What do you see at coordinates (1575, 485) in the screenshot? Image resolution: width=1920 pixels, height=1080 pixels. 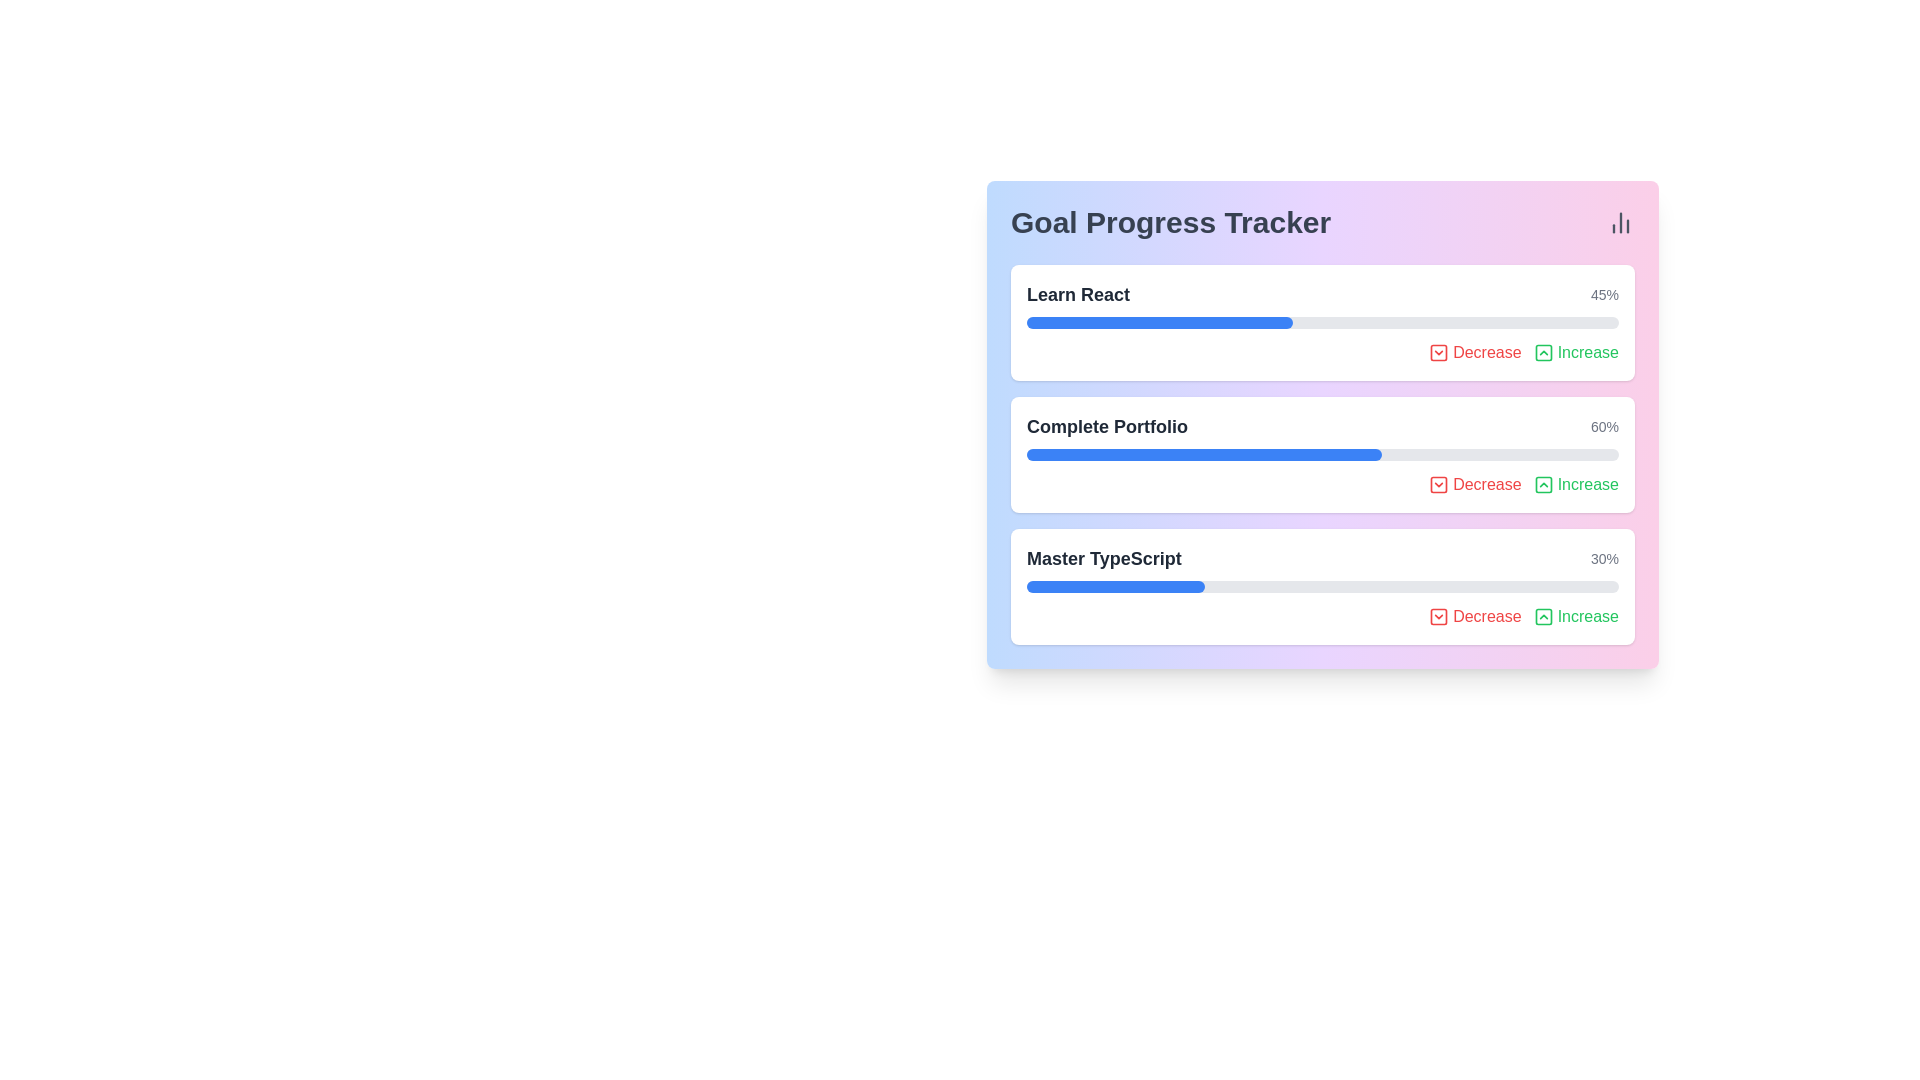 I see `the 'Increase' button` at bounding box center [1575, 485].